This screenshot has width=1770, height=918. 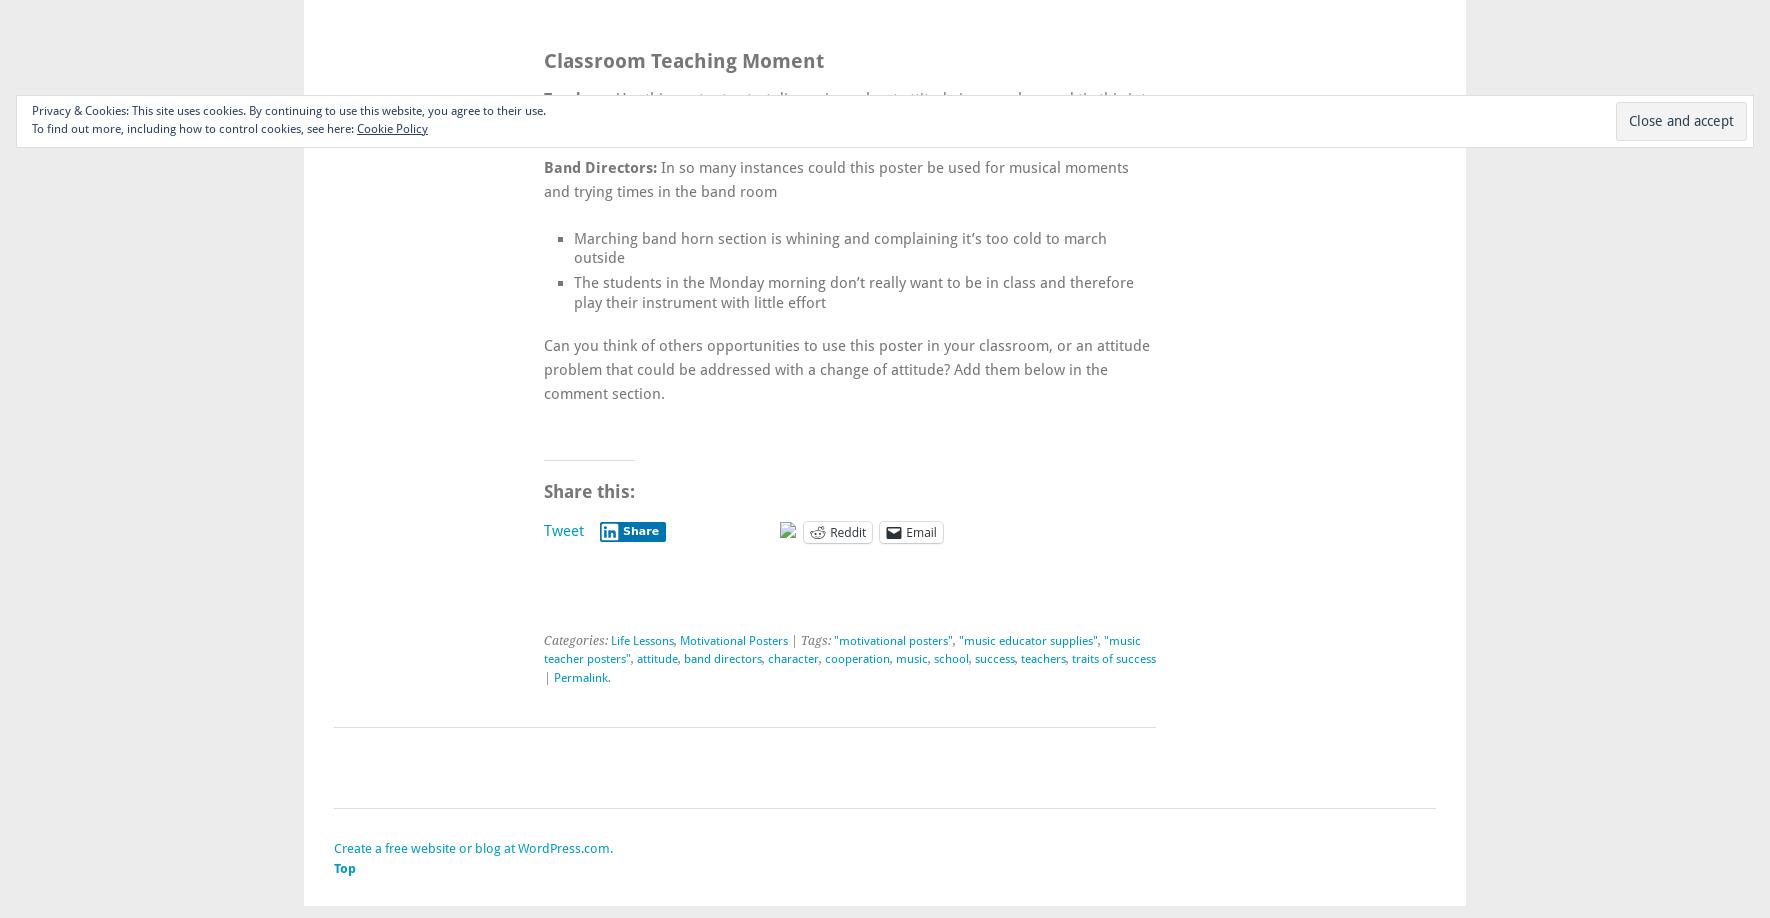 What do you see at coordinates (598, 166) in the screenshot?
I see `'Band Directors:'` at bounding box center [598, 166].